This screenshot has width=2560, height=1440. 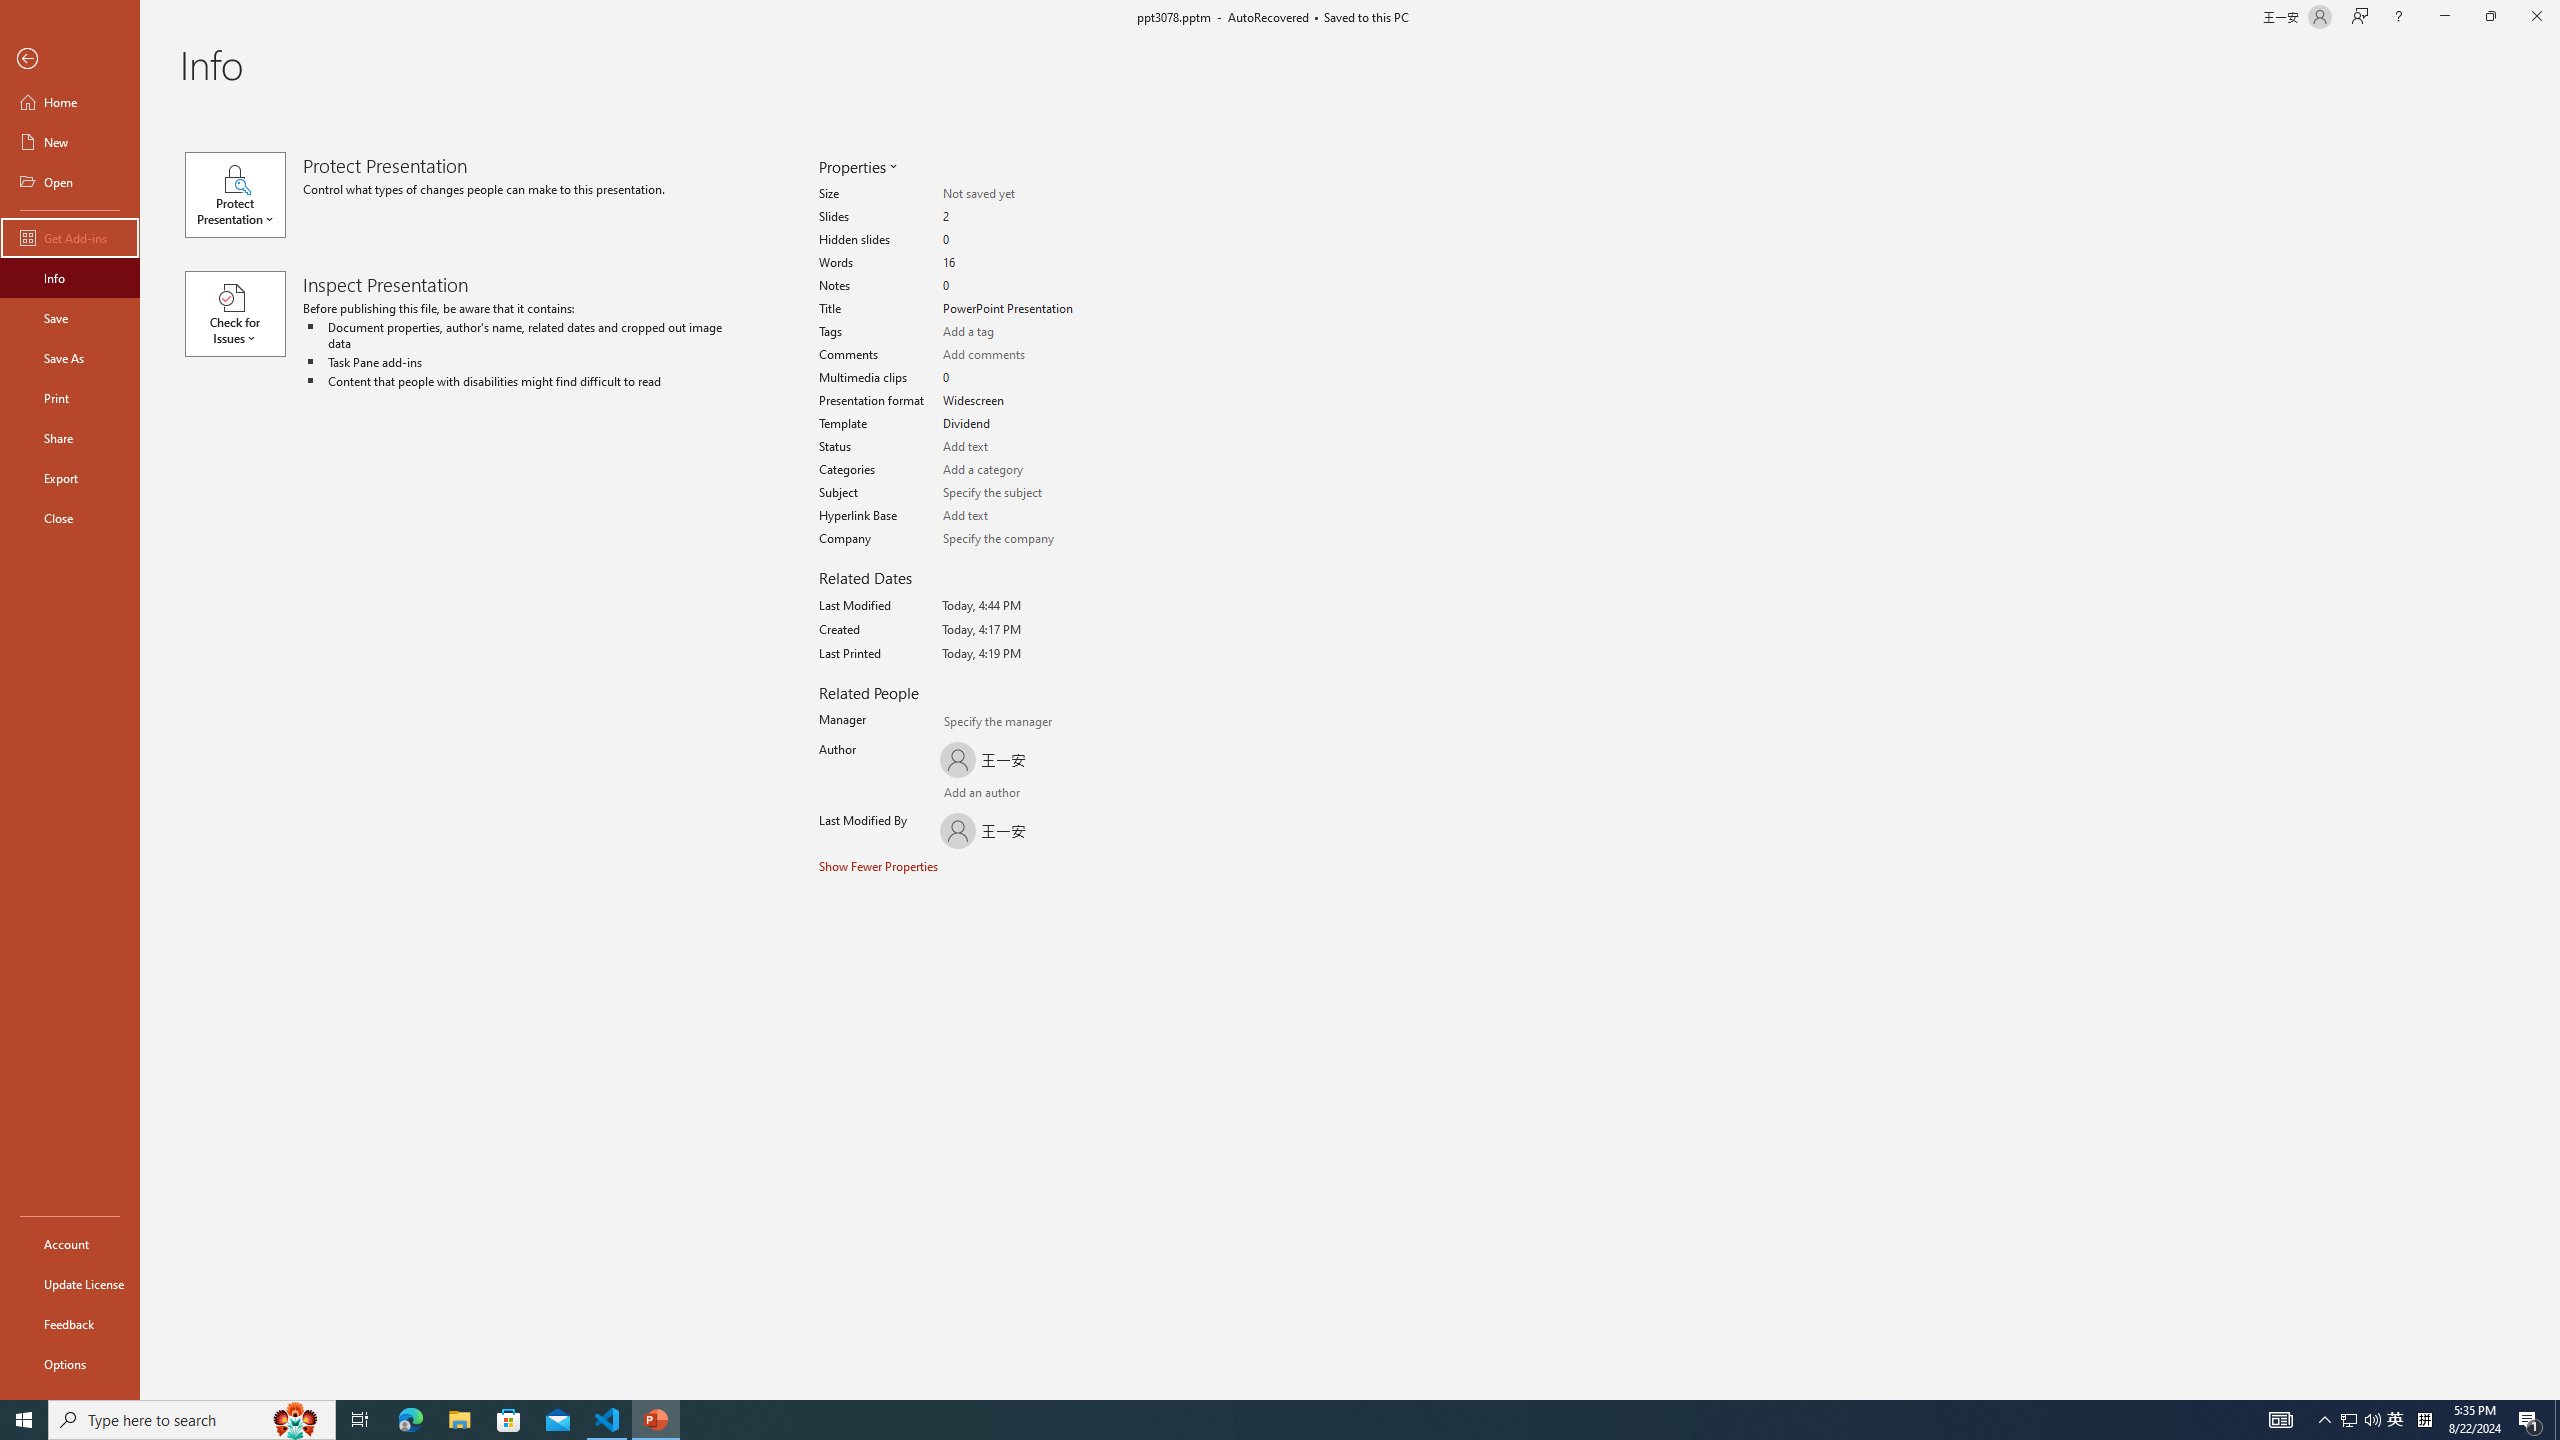 What do you see at coordinates (1011, 217) in the screenshot?
I see `'Slides'` at bounding box center [1011, 217].